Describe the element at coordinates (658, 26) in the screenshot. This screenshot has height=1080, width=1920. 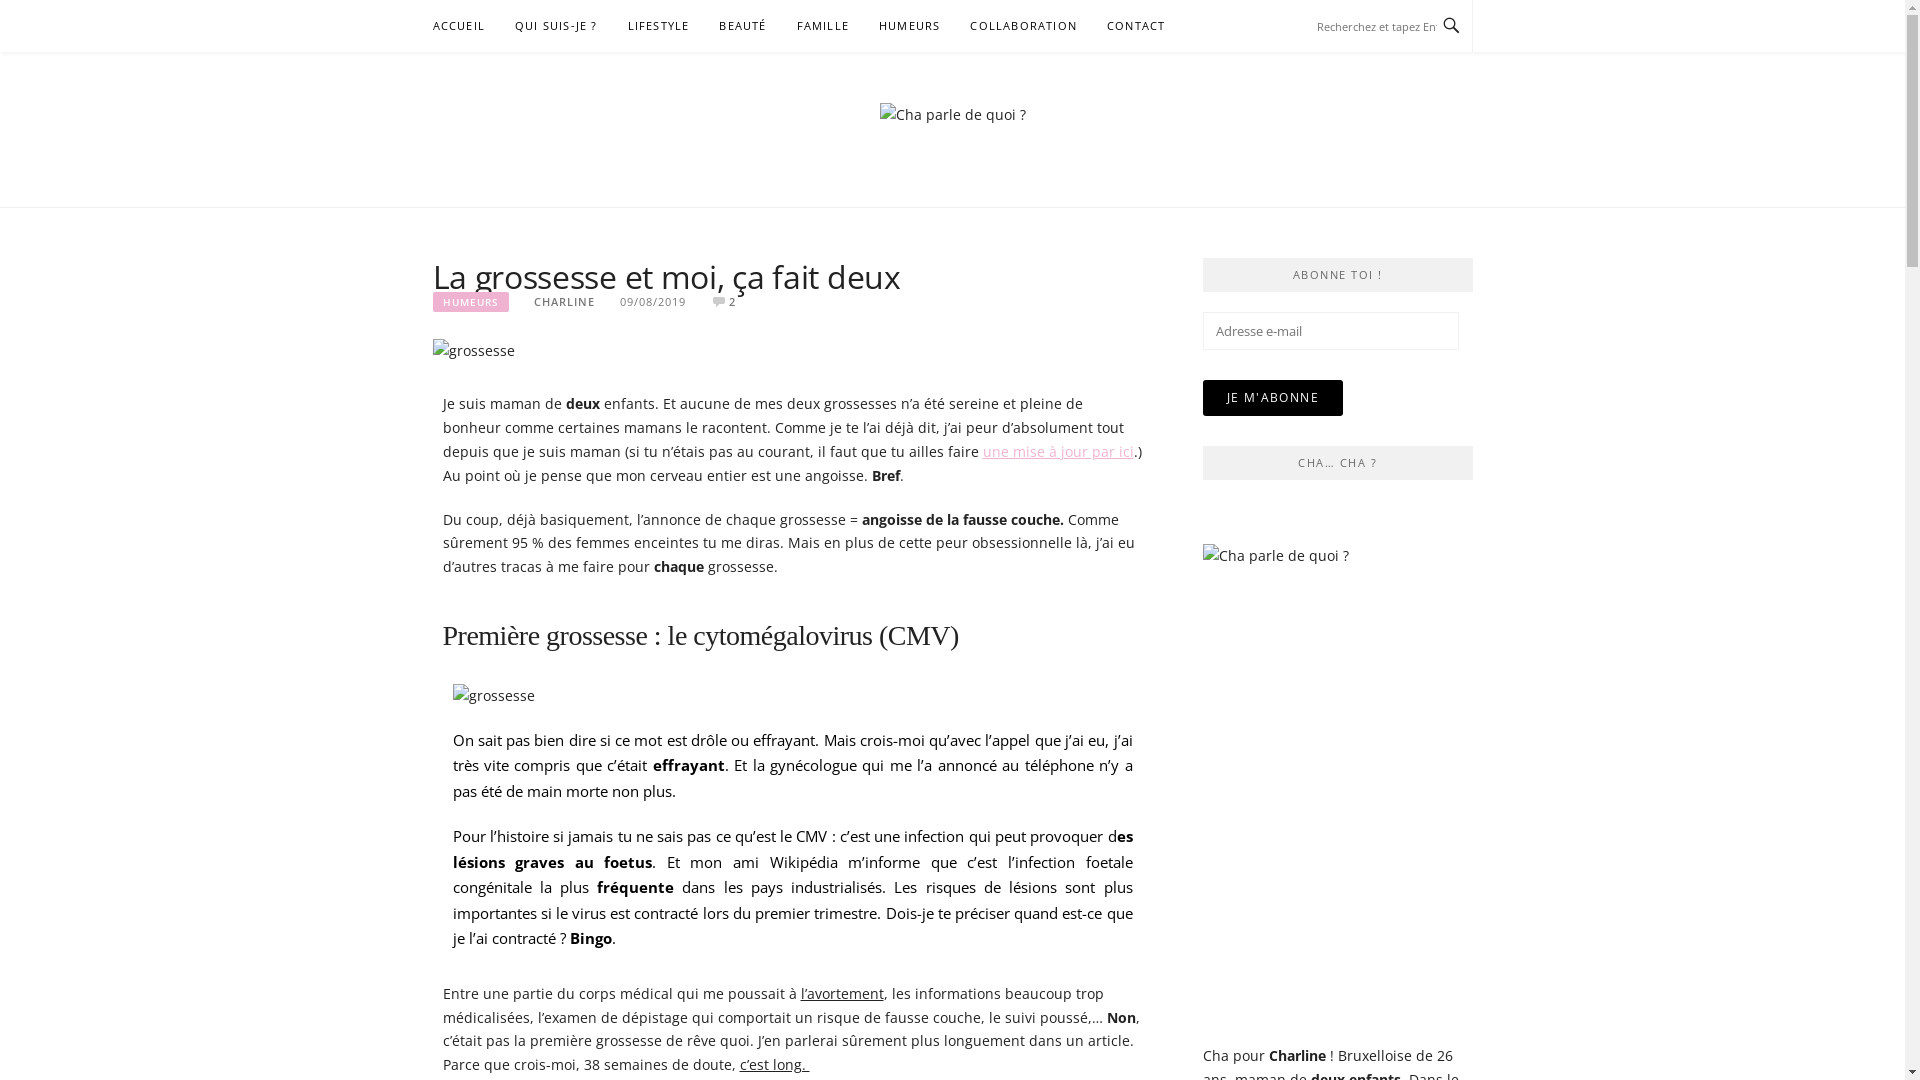
I see `'LIFESTYLE'` at that location.